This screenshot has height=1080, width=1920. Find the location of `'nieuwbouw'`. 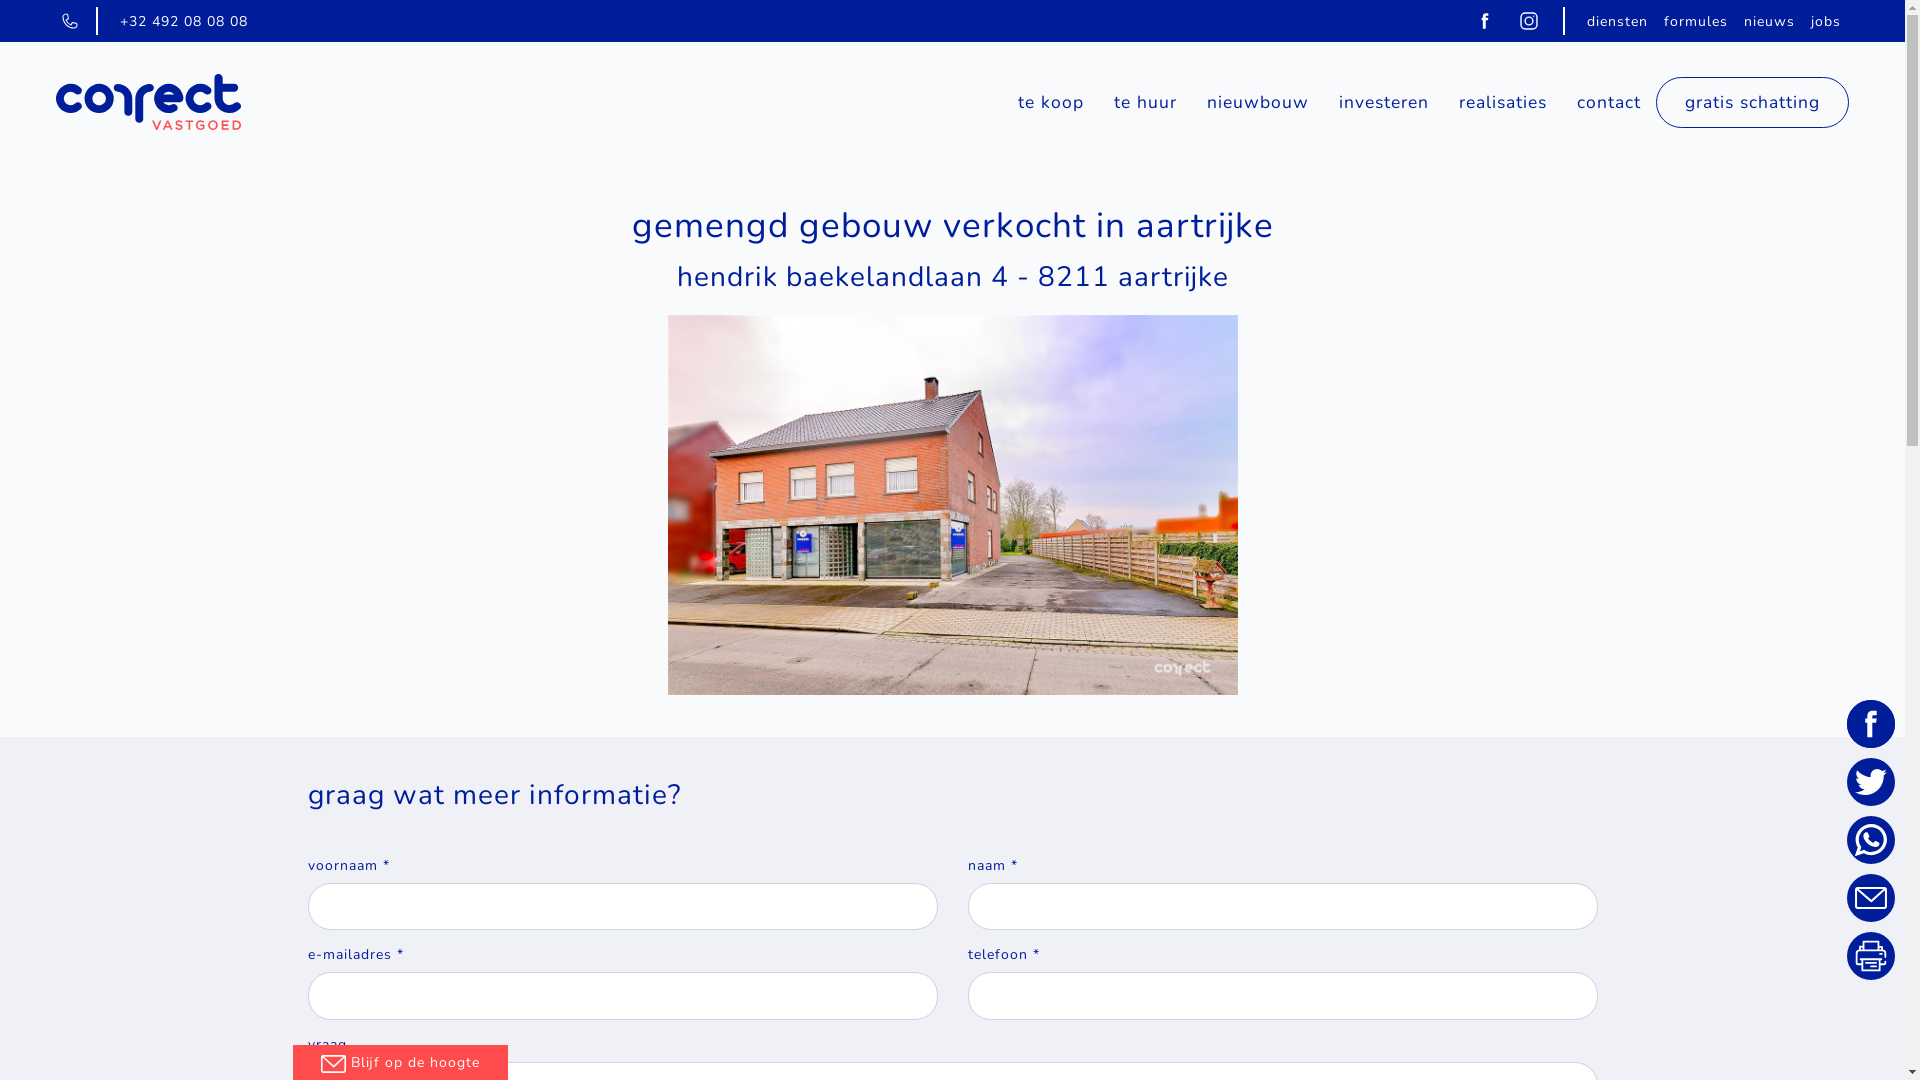

'nieuwbouw' is located at coordinates (1256, 101).